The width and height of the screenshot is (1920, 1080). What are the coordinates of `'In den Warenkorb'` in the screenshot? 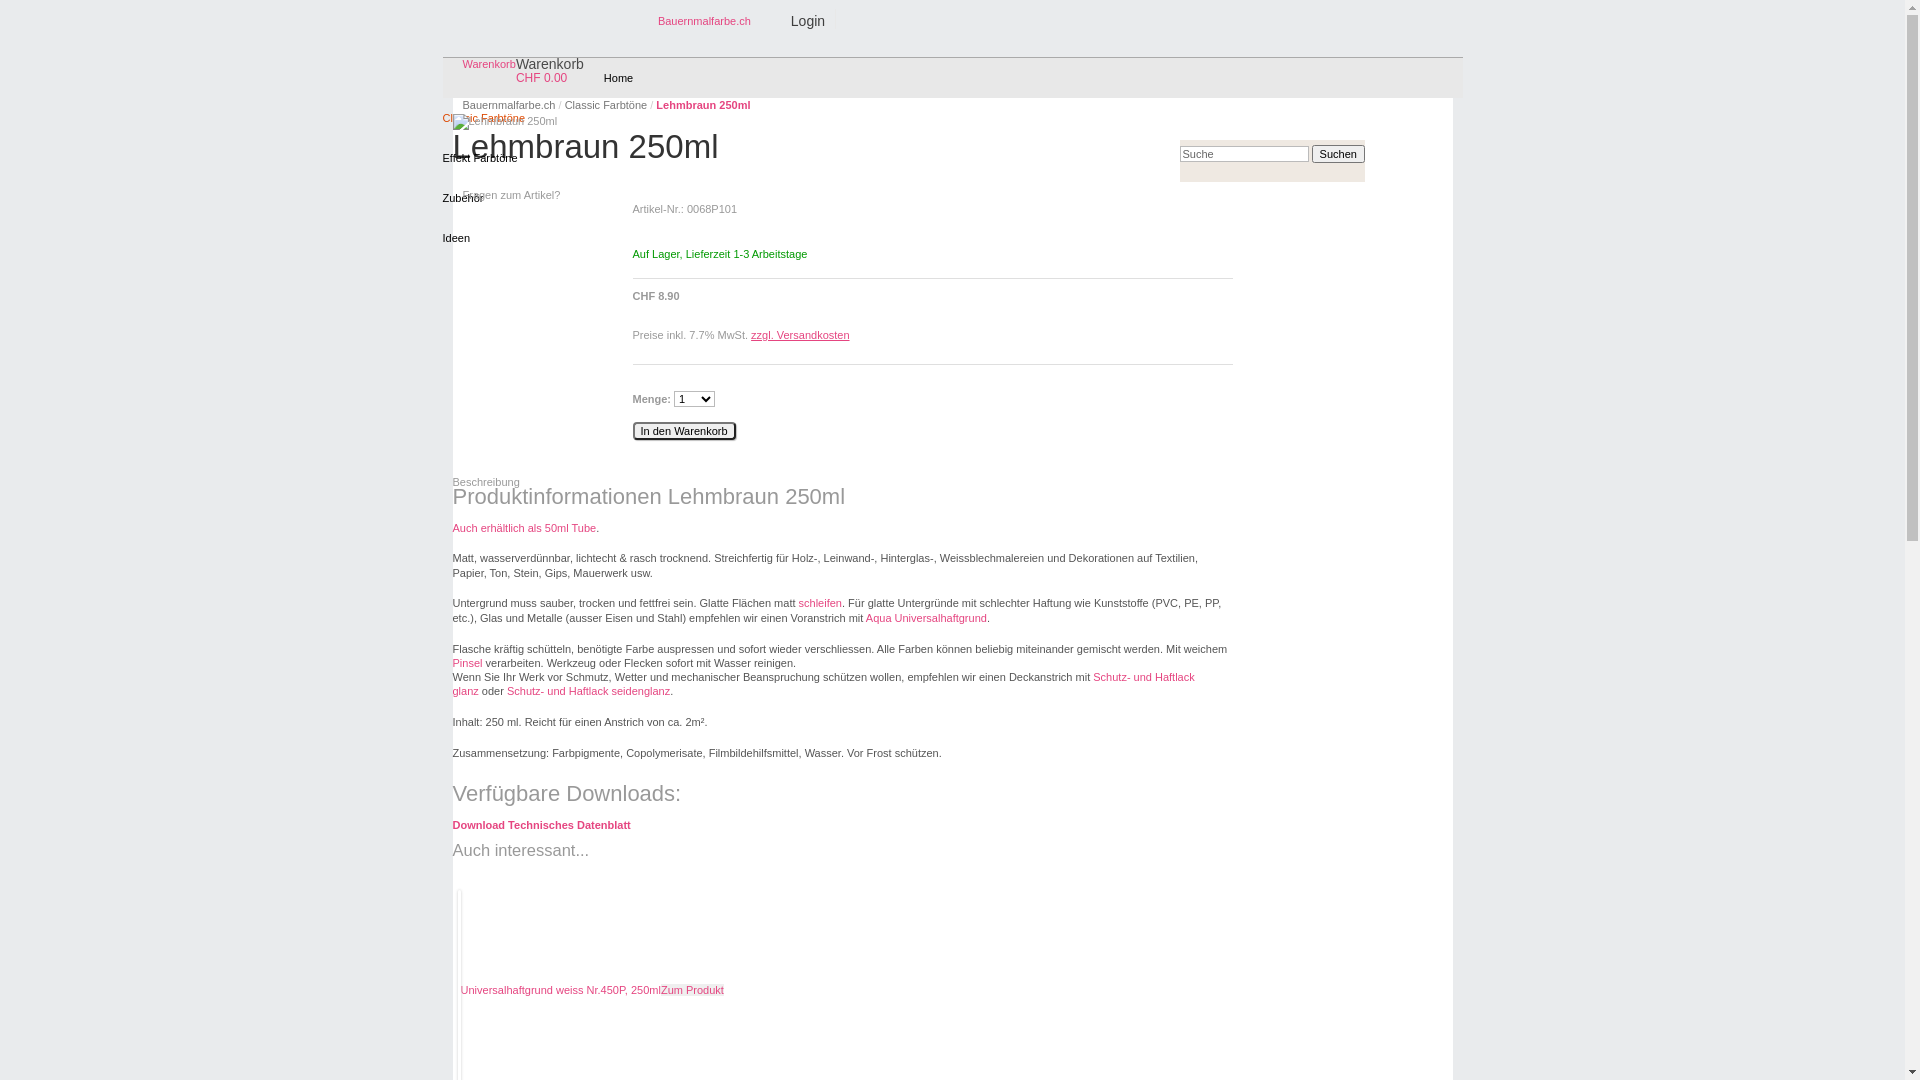 It's located at (683, 430).